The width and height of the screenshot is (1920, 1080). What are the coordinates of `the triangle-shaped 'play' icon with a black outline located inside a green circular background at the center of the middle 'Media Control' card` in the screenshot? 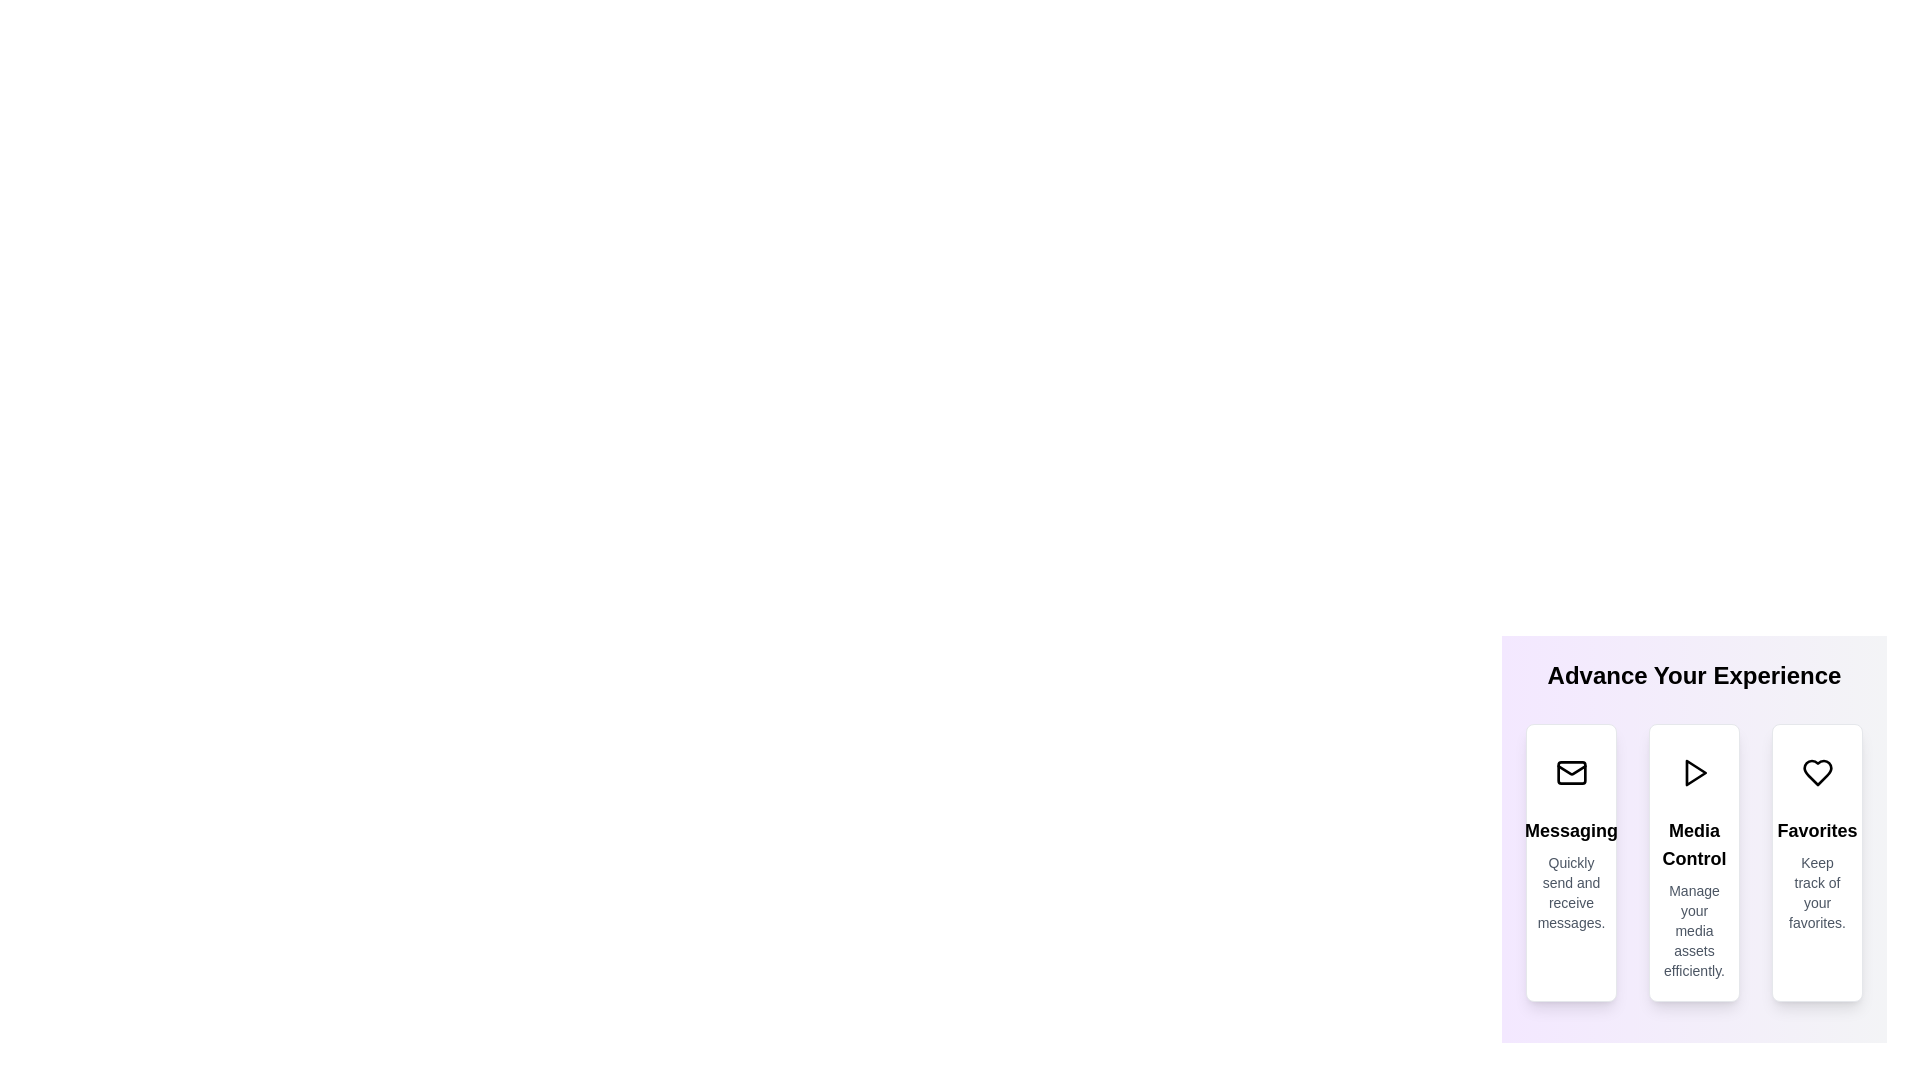 It's located at (1693, 771).